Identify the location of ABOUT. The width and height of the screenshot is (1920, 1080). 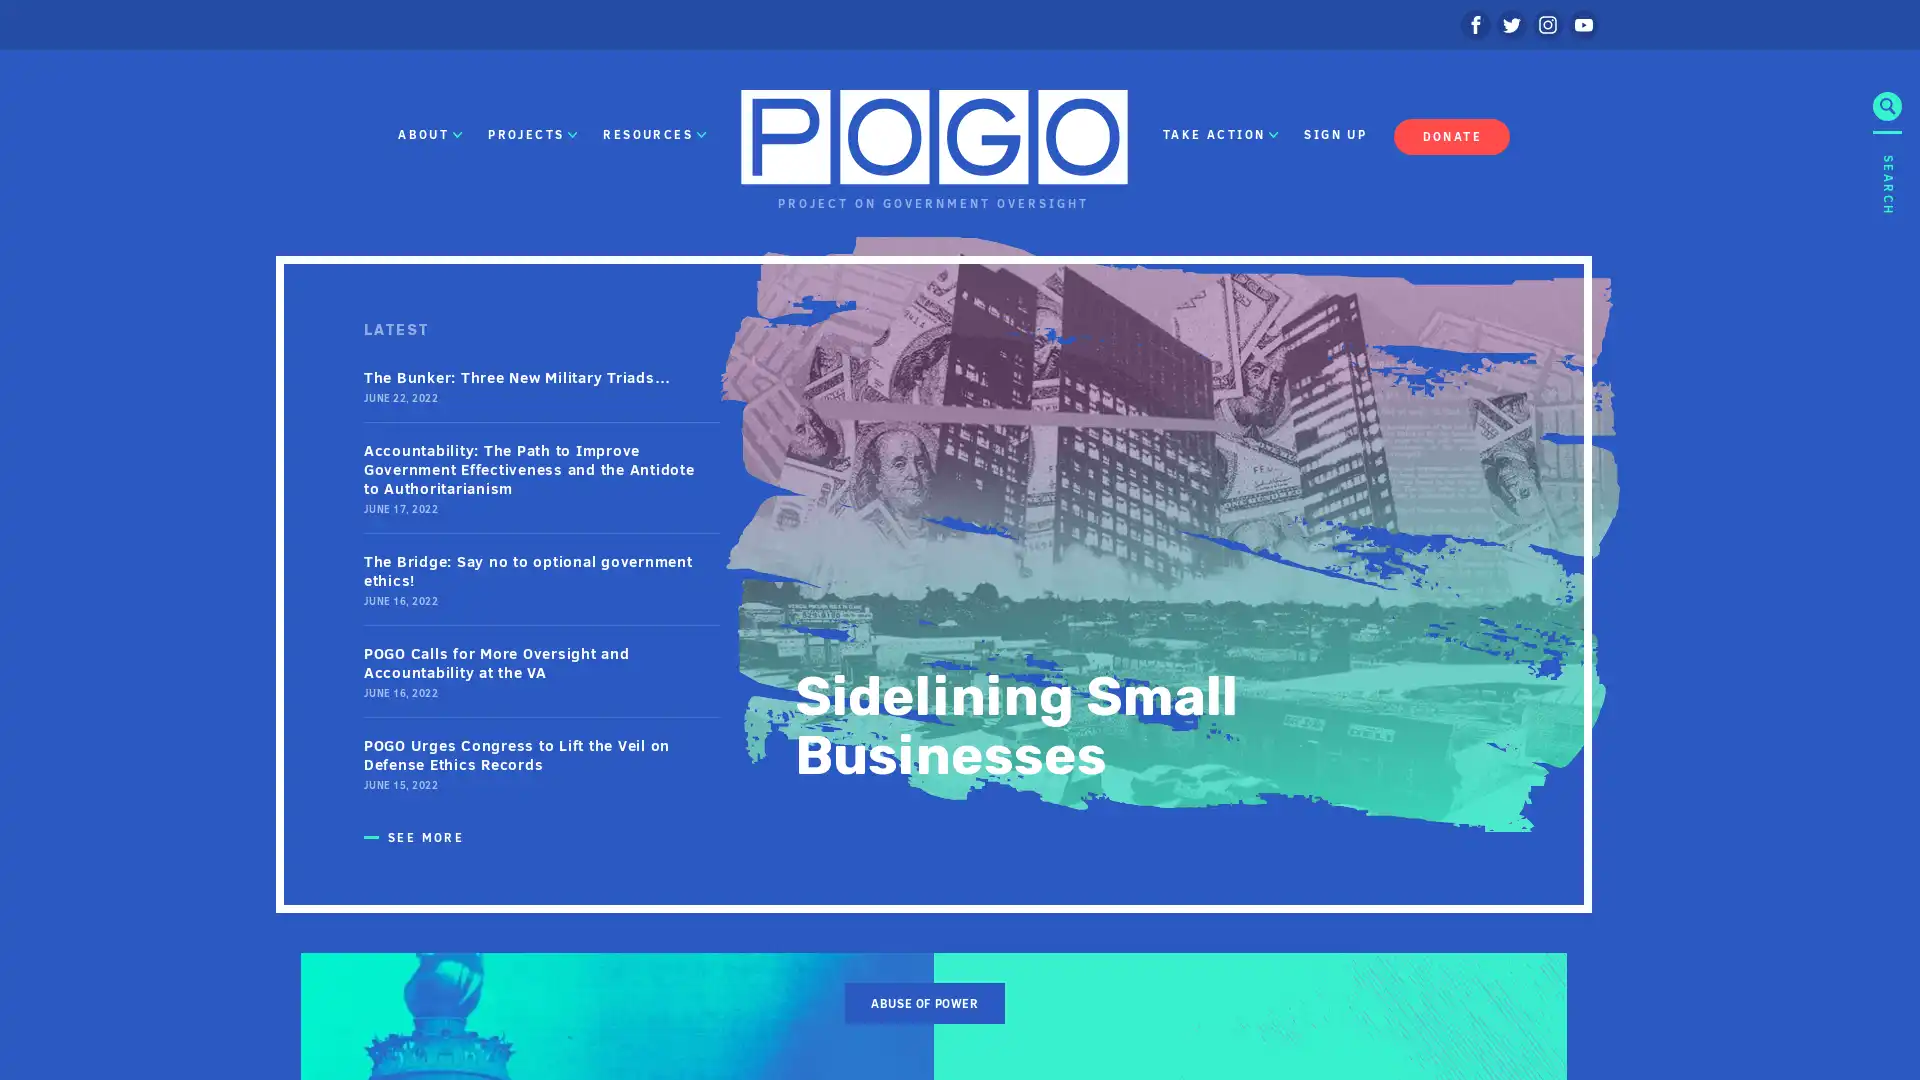
(429, 135).